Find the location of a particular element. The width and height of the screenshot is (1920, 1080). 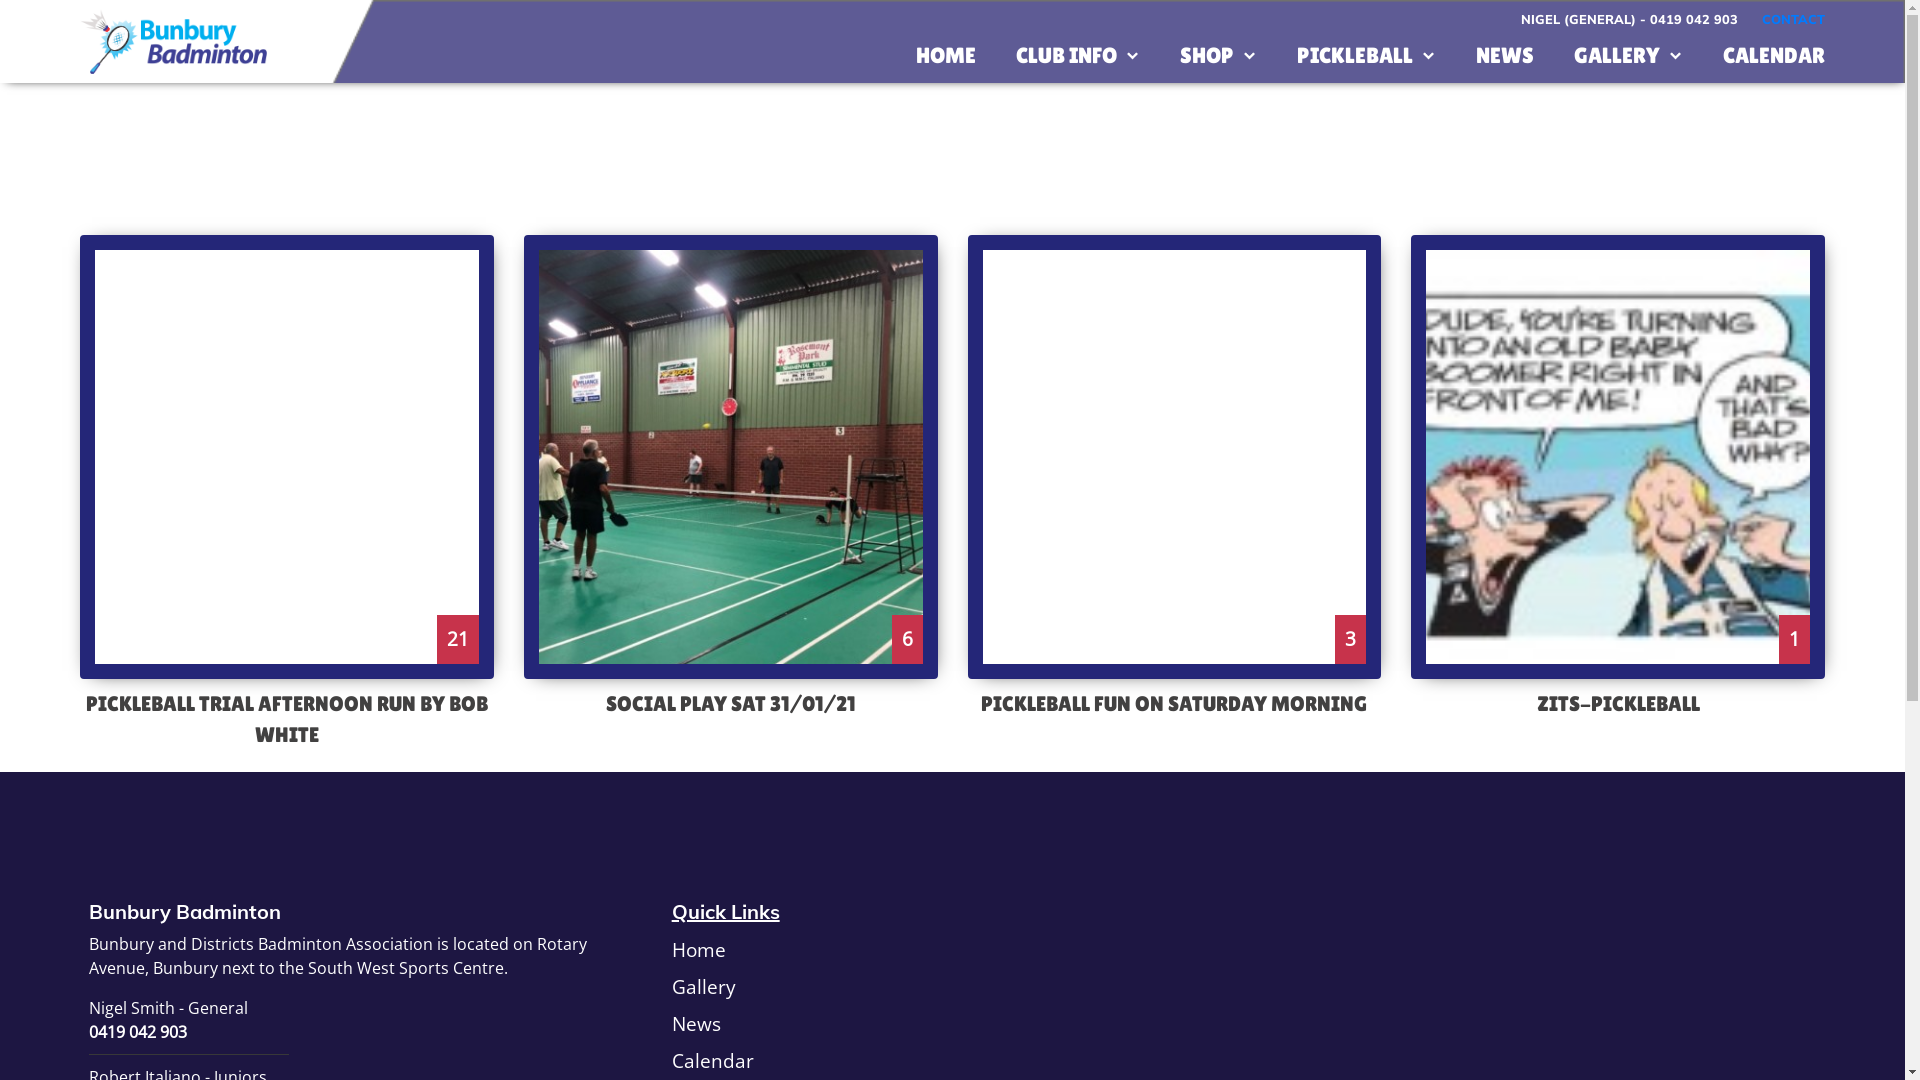

'Gallery' is located at coordinates (704, 986).